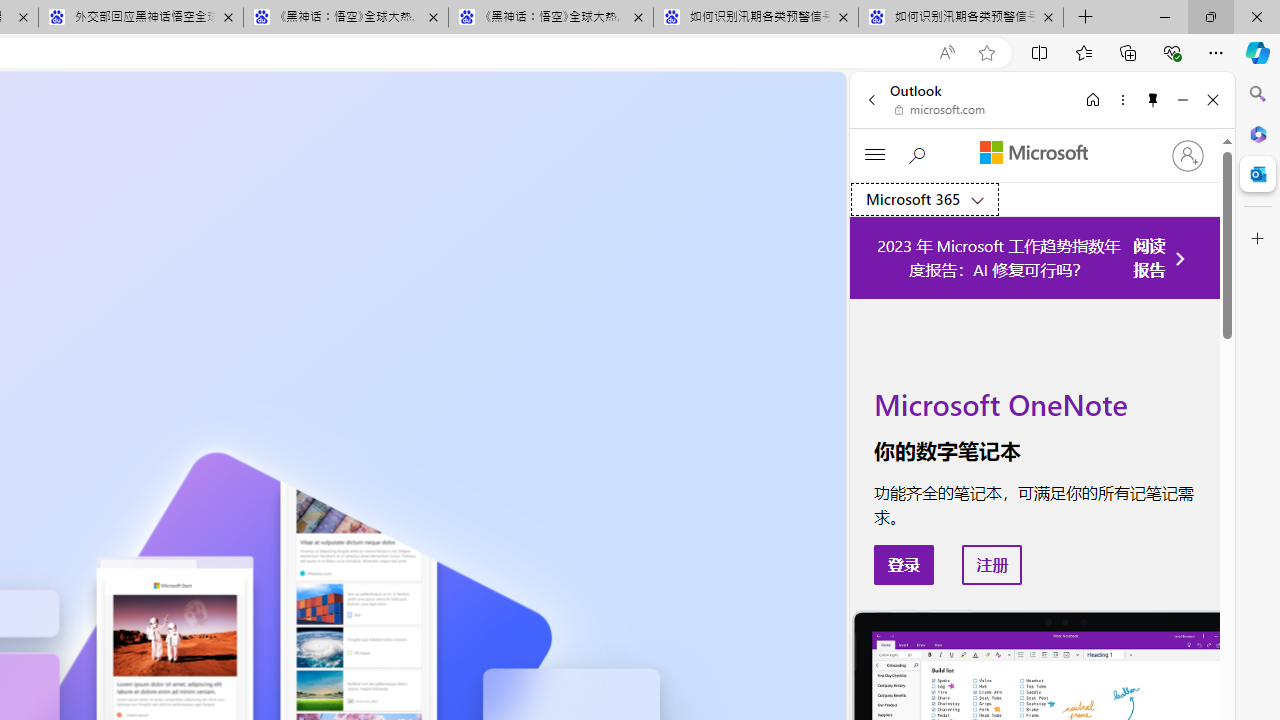 The width and height of the screenshot is (1280, 720). Describe the element at coordinates (1092, 99) in the screenshot. I see `'Home'` at that location.